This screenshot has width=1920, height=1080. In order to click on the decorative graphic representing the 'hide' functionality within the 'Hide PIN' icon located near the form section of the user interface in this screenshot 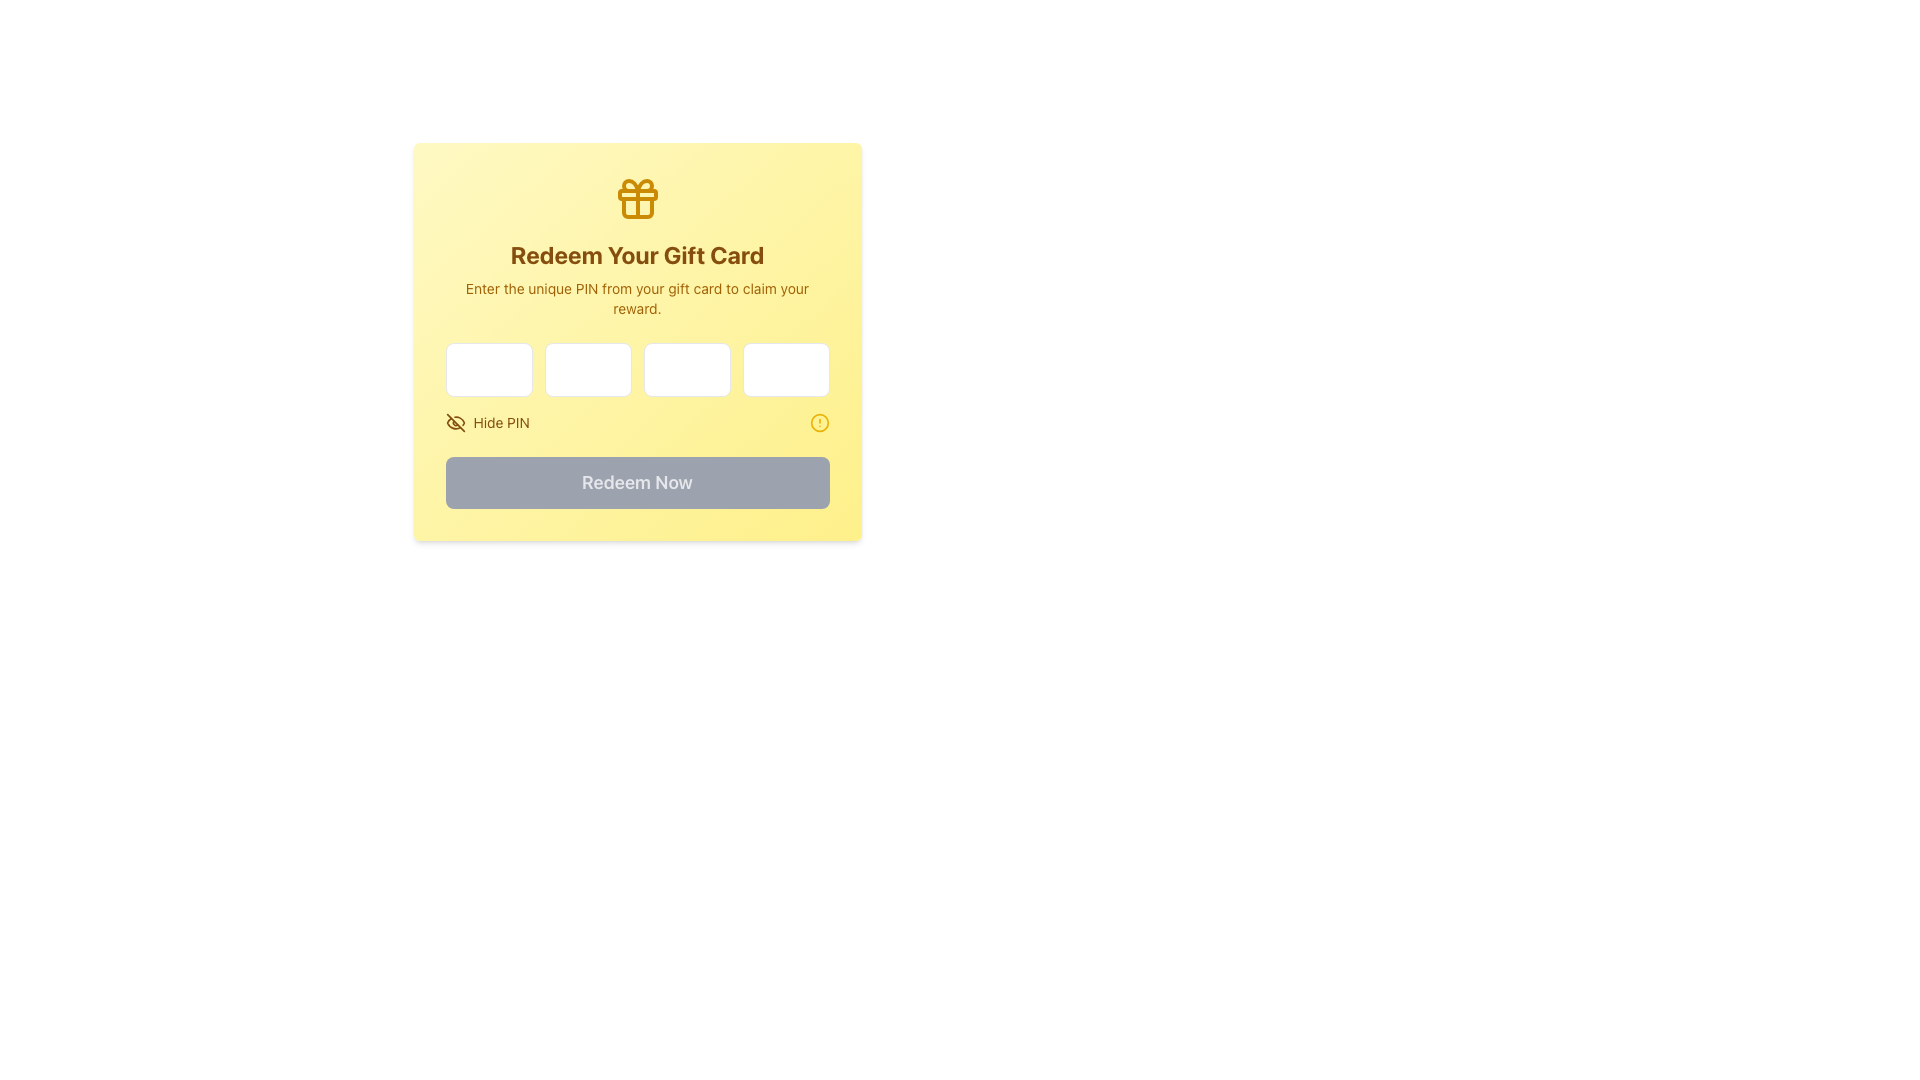, I will do `click(454, 422)`.